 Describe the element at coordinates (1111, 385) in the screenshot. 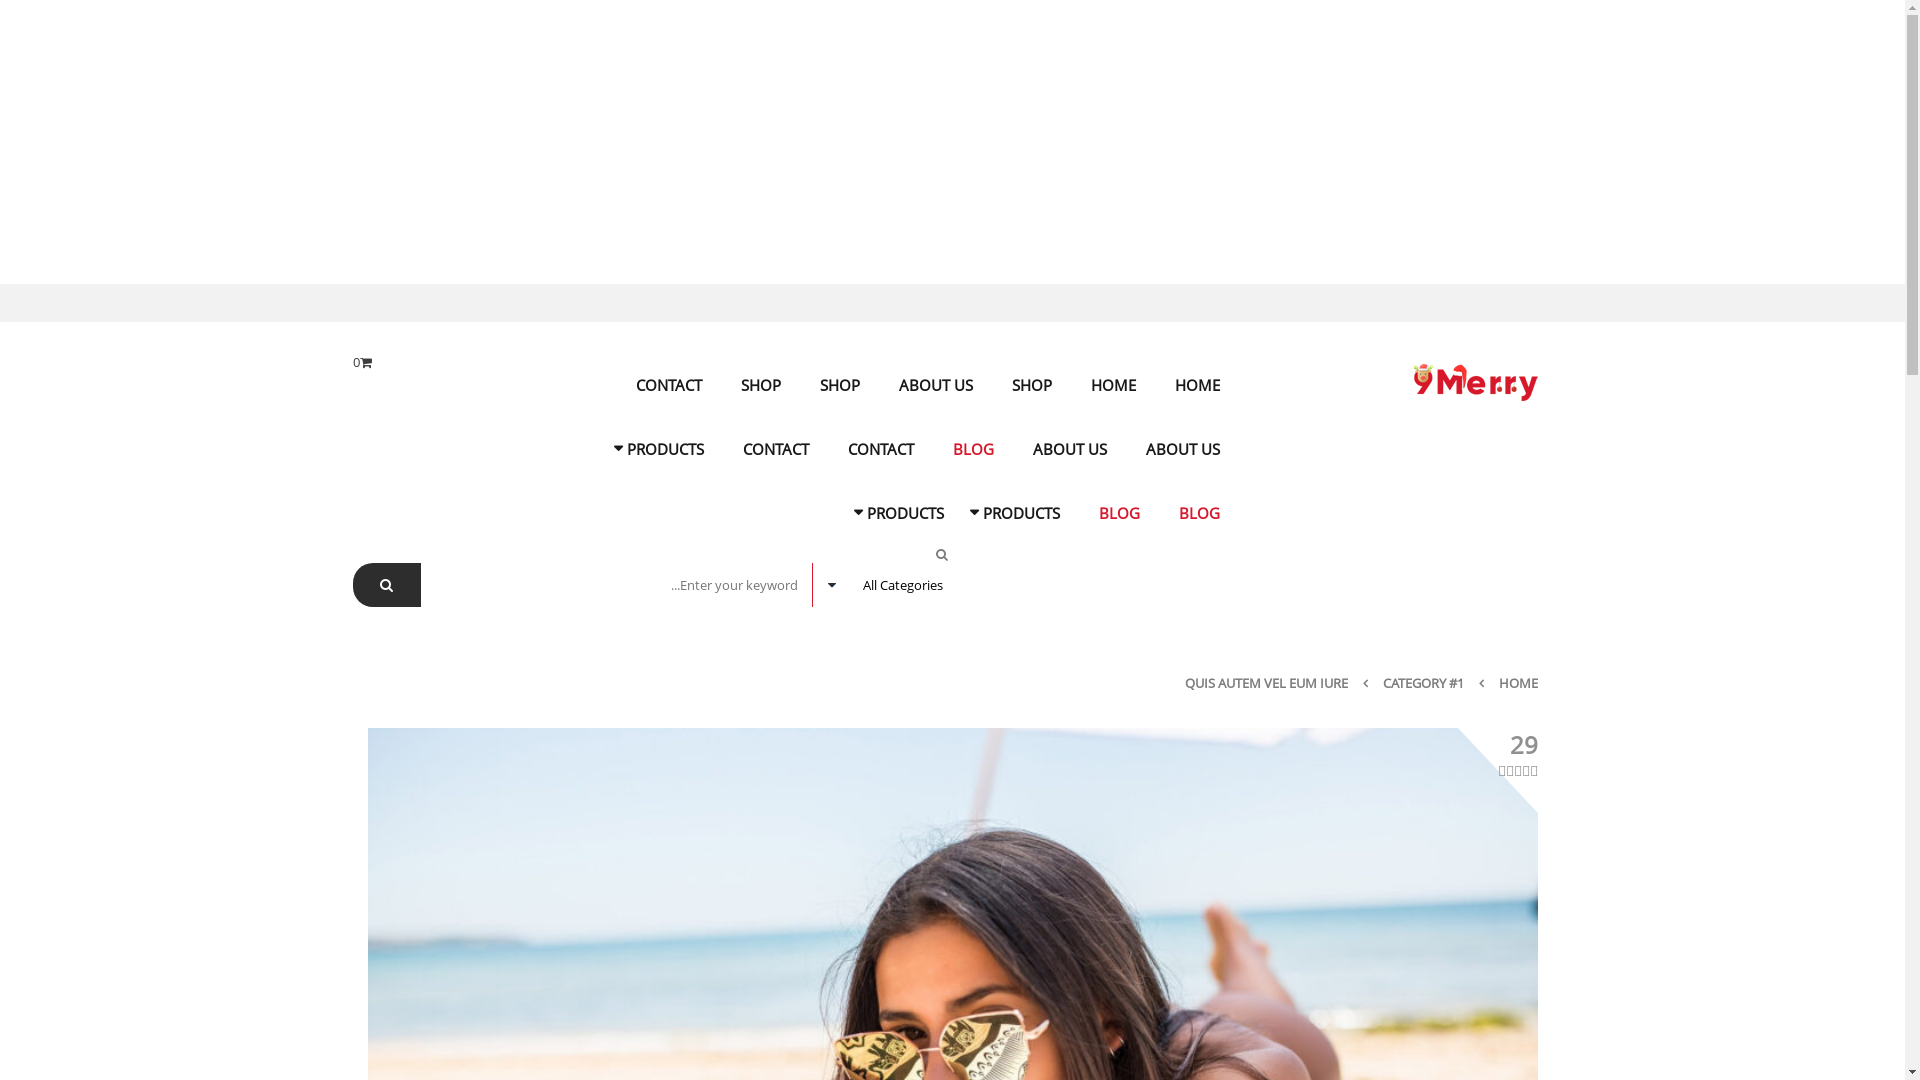

I see `'HOME'` at that location.